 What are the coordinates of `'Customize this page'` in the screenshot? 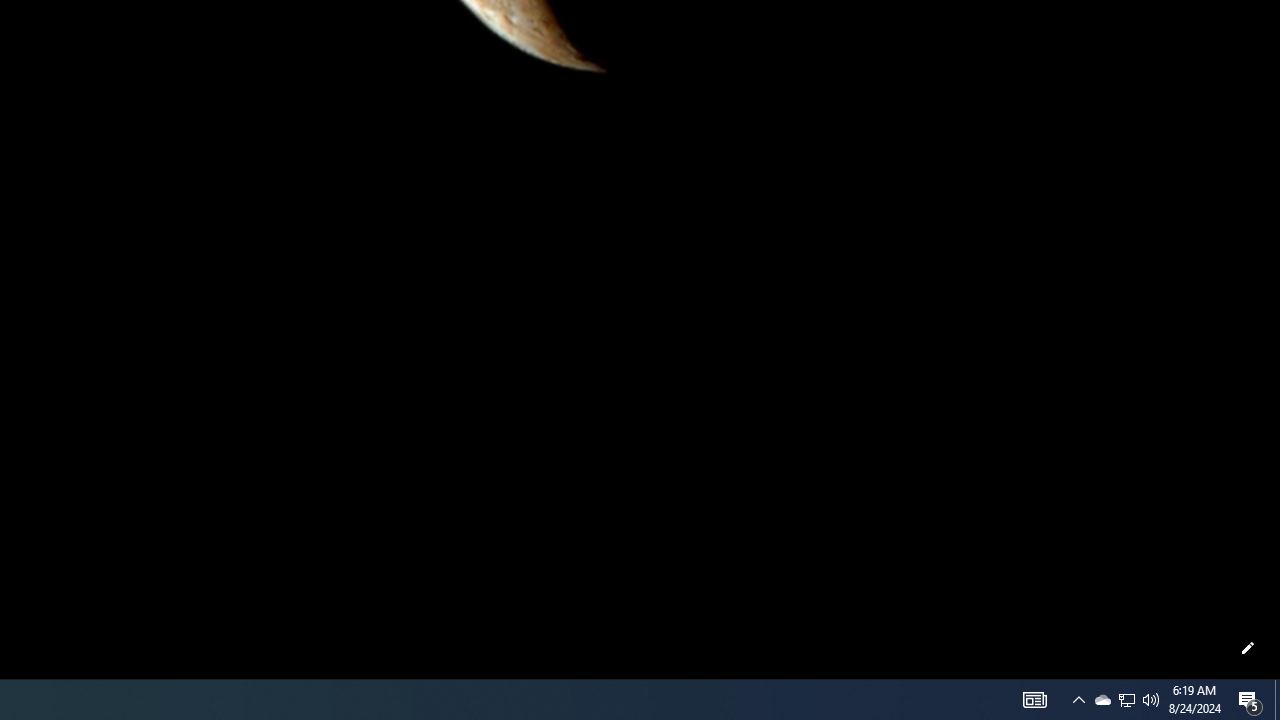 It's located at (1247, 648).